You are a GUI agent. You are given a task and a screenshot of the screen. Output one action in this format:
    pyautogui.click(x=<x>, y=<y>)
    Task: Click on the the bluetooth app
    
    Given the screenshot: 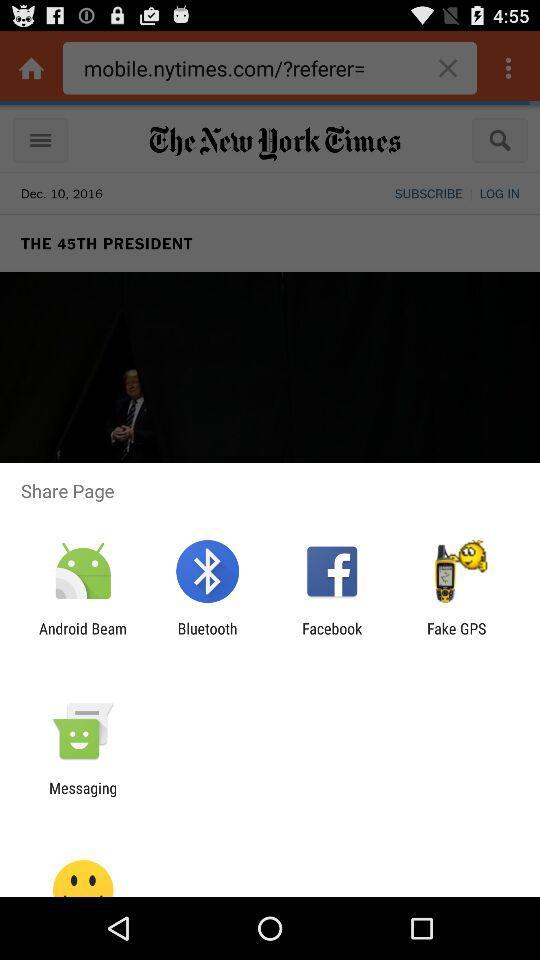 What is the action you would take?
    pyautogui.click(x=206, y=636)
    